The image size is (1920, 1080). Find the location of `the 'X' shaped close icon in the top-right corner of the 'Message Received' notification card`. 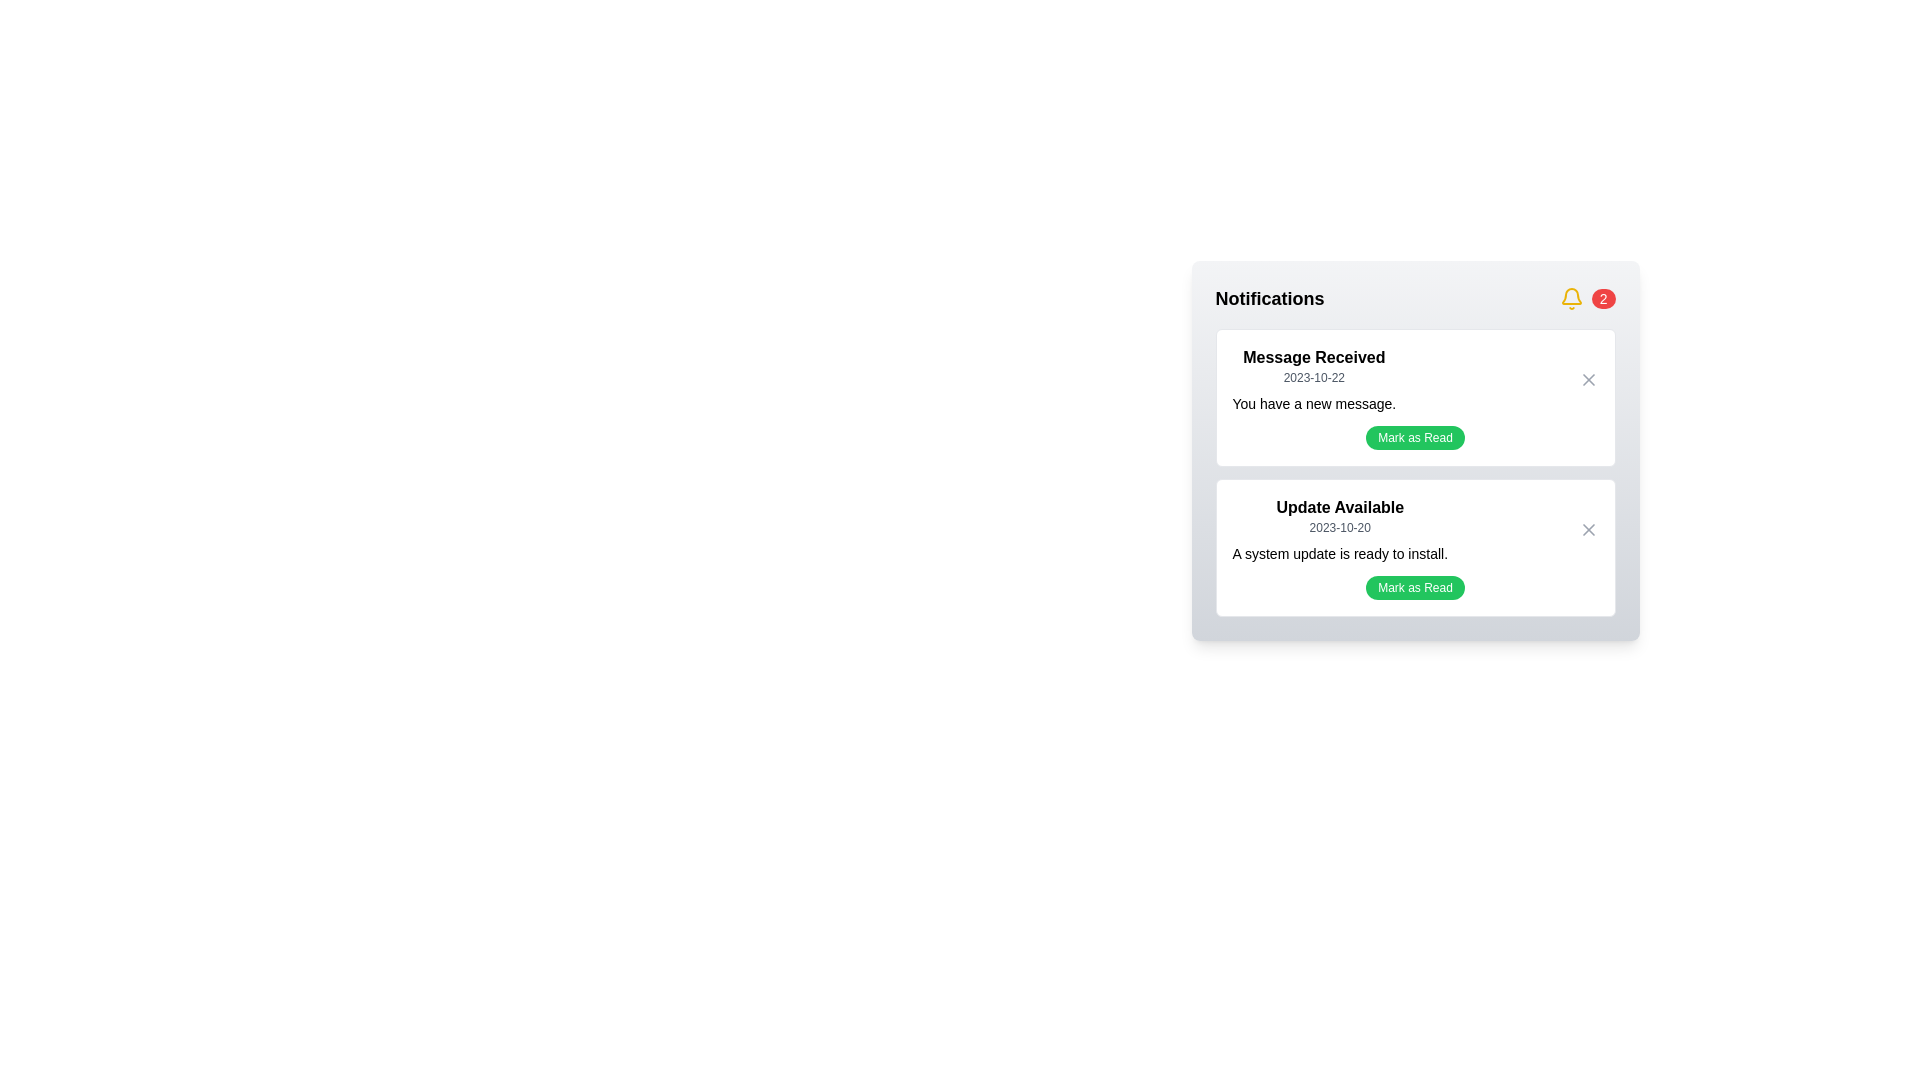

the 'X' shaped close icon in the top-right corner of the 'Message Received' notification card is located at coordinates (1587, 380).